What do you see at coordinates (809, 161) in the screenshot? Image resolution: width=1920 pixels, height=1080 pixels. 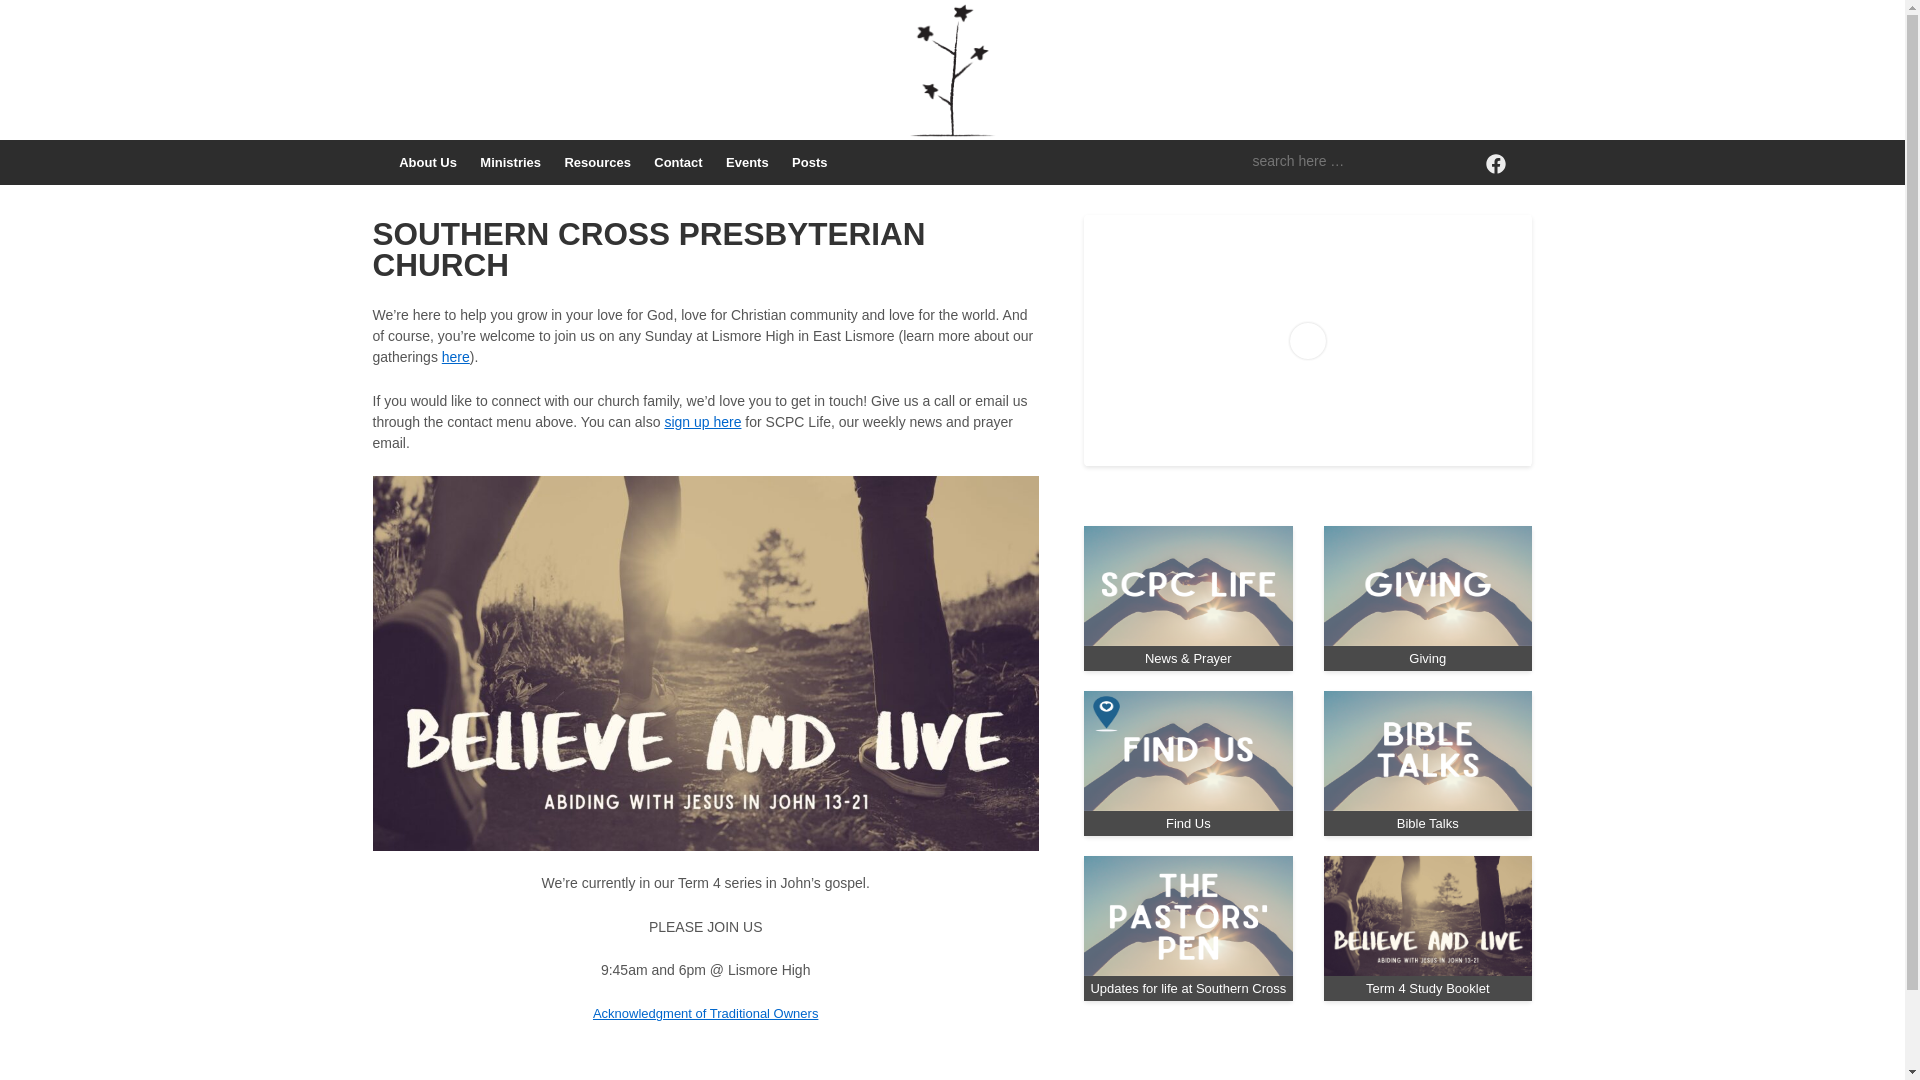 I see `'Posts'` at bounding box center [809, 161].